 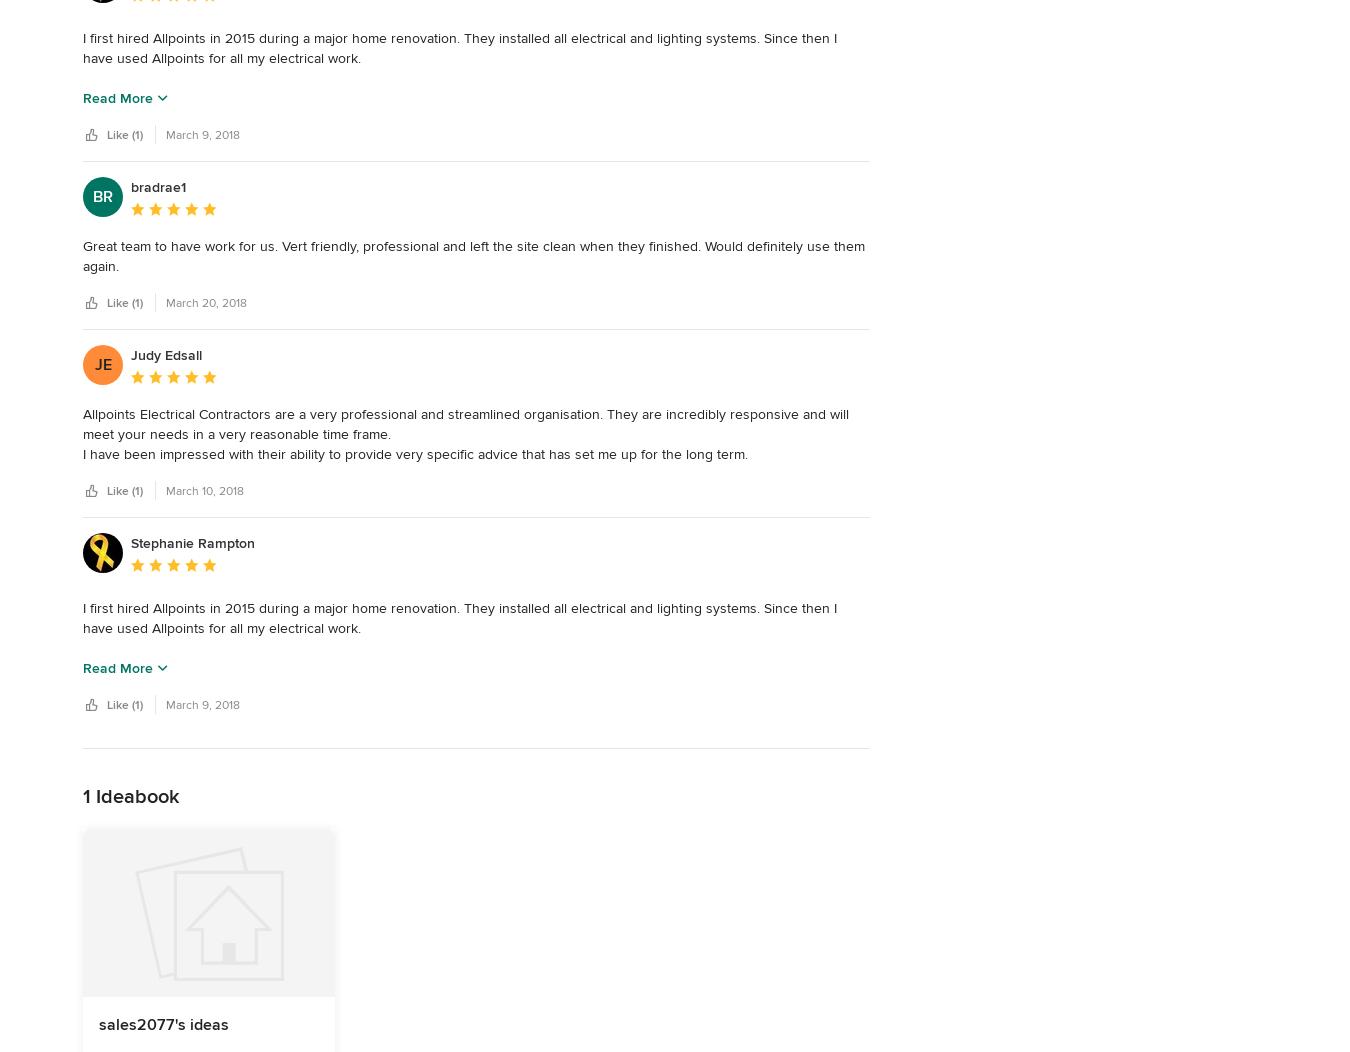 I want to click on 'bradrae1', so click(x=158, y=186).